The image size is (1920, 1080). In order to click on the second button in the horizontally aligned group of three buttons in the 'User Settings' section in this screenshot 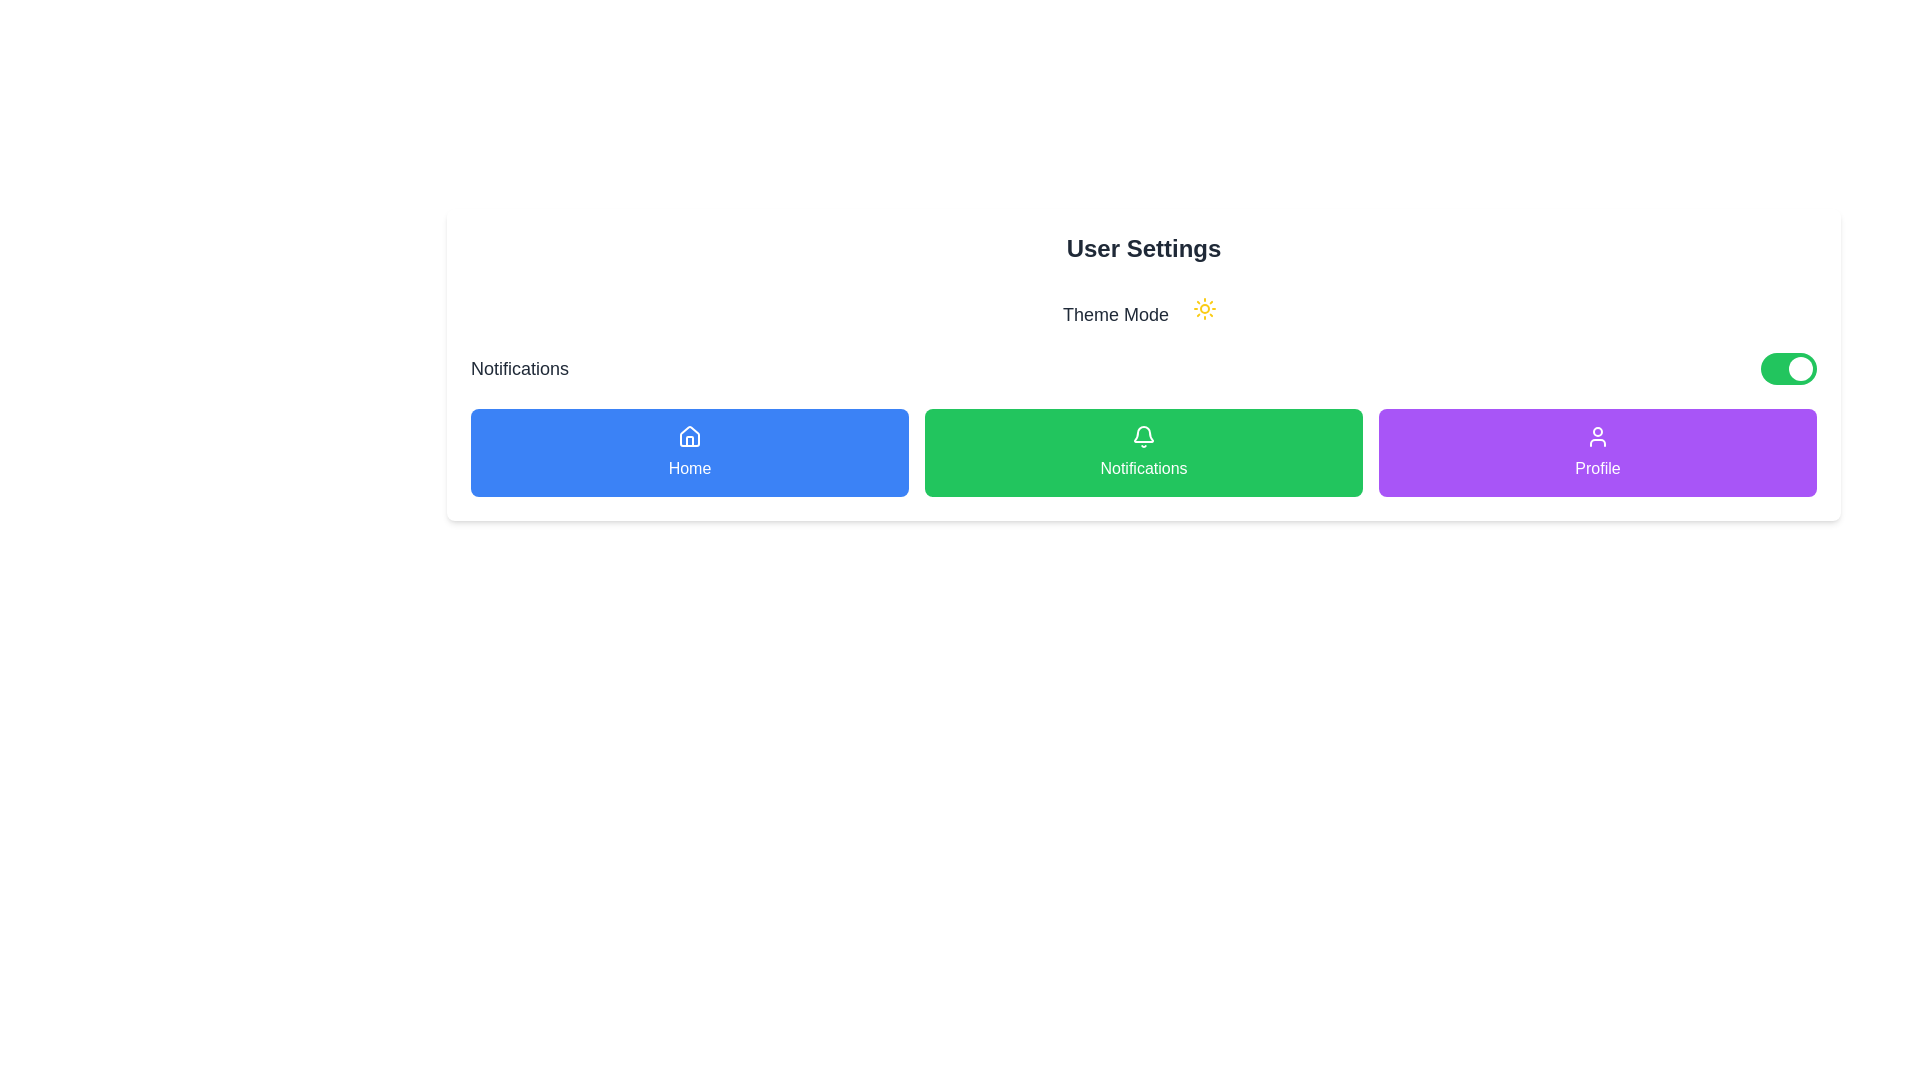, I will do `click(1143, 452)`.